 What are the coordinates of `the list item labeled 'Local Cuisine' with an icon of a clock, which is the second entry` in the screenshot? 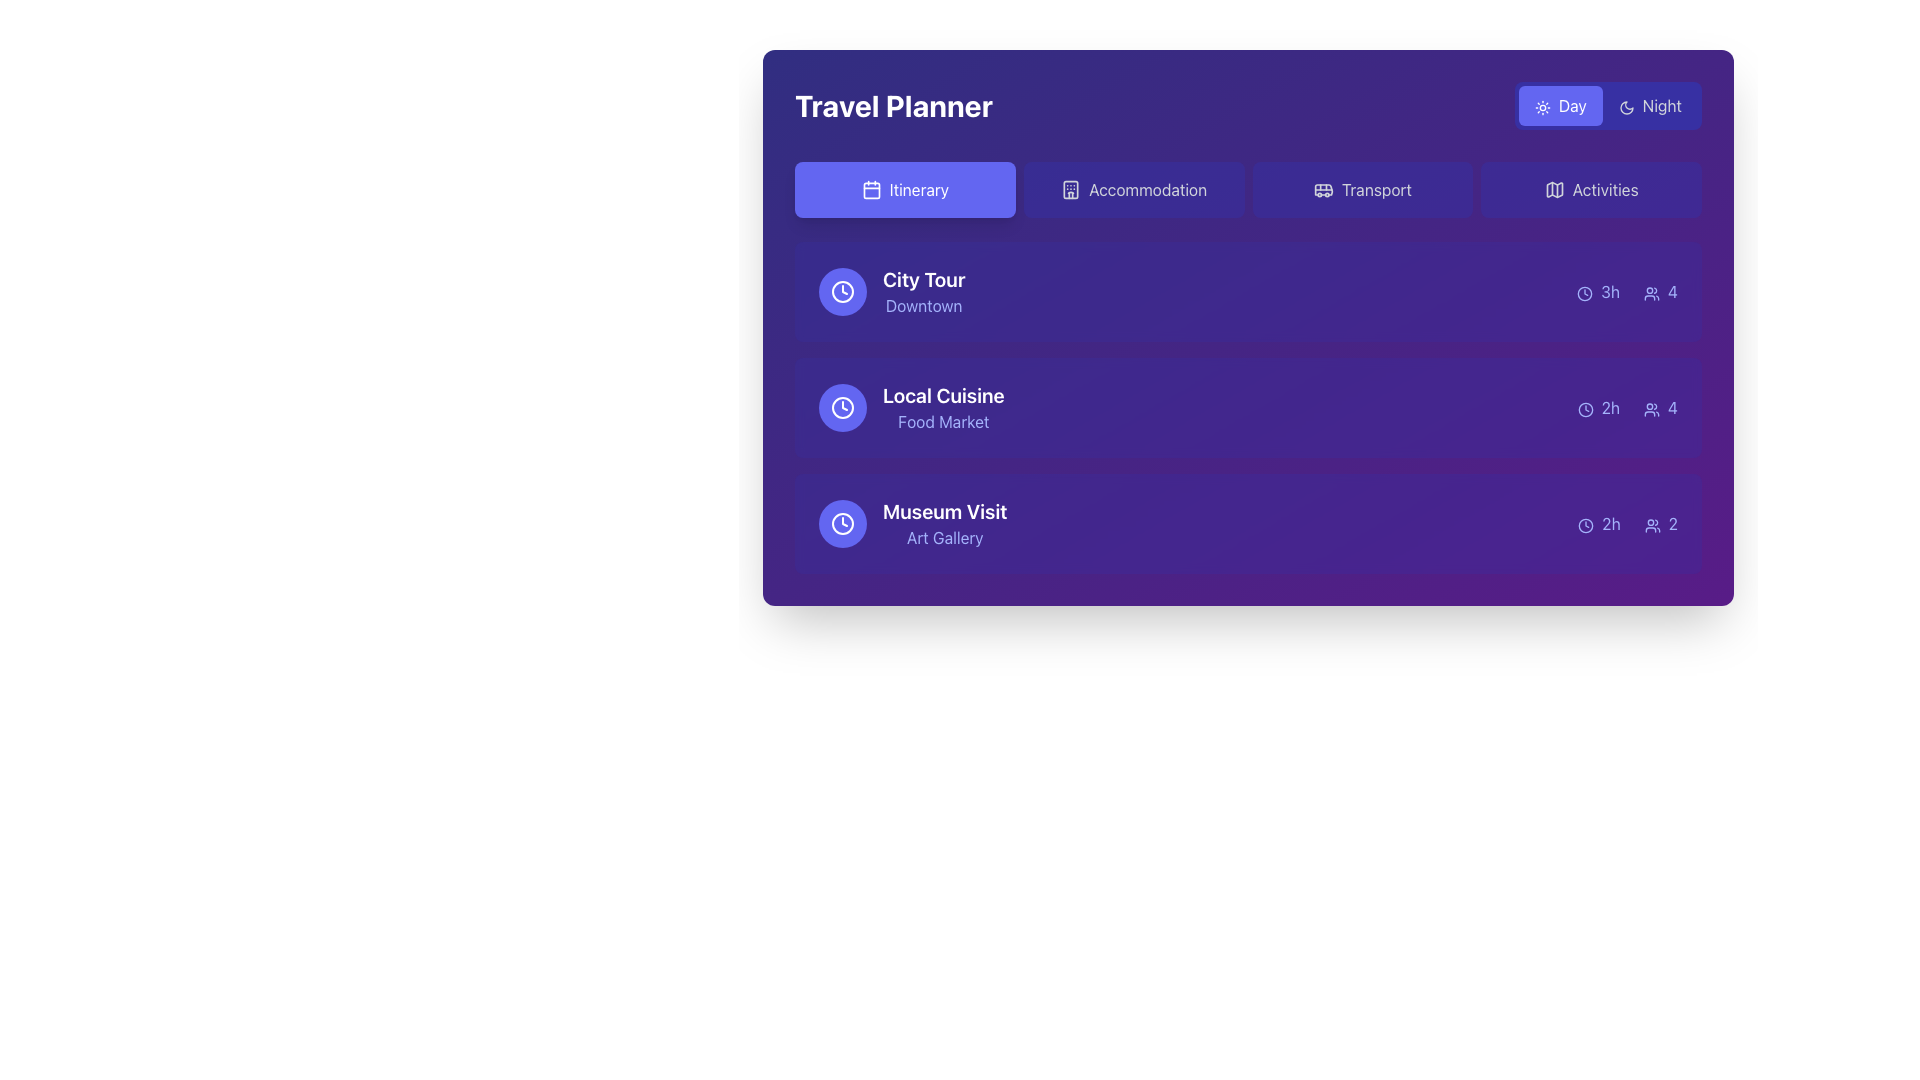 It's located at (910, 407).